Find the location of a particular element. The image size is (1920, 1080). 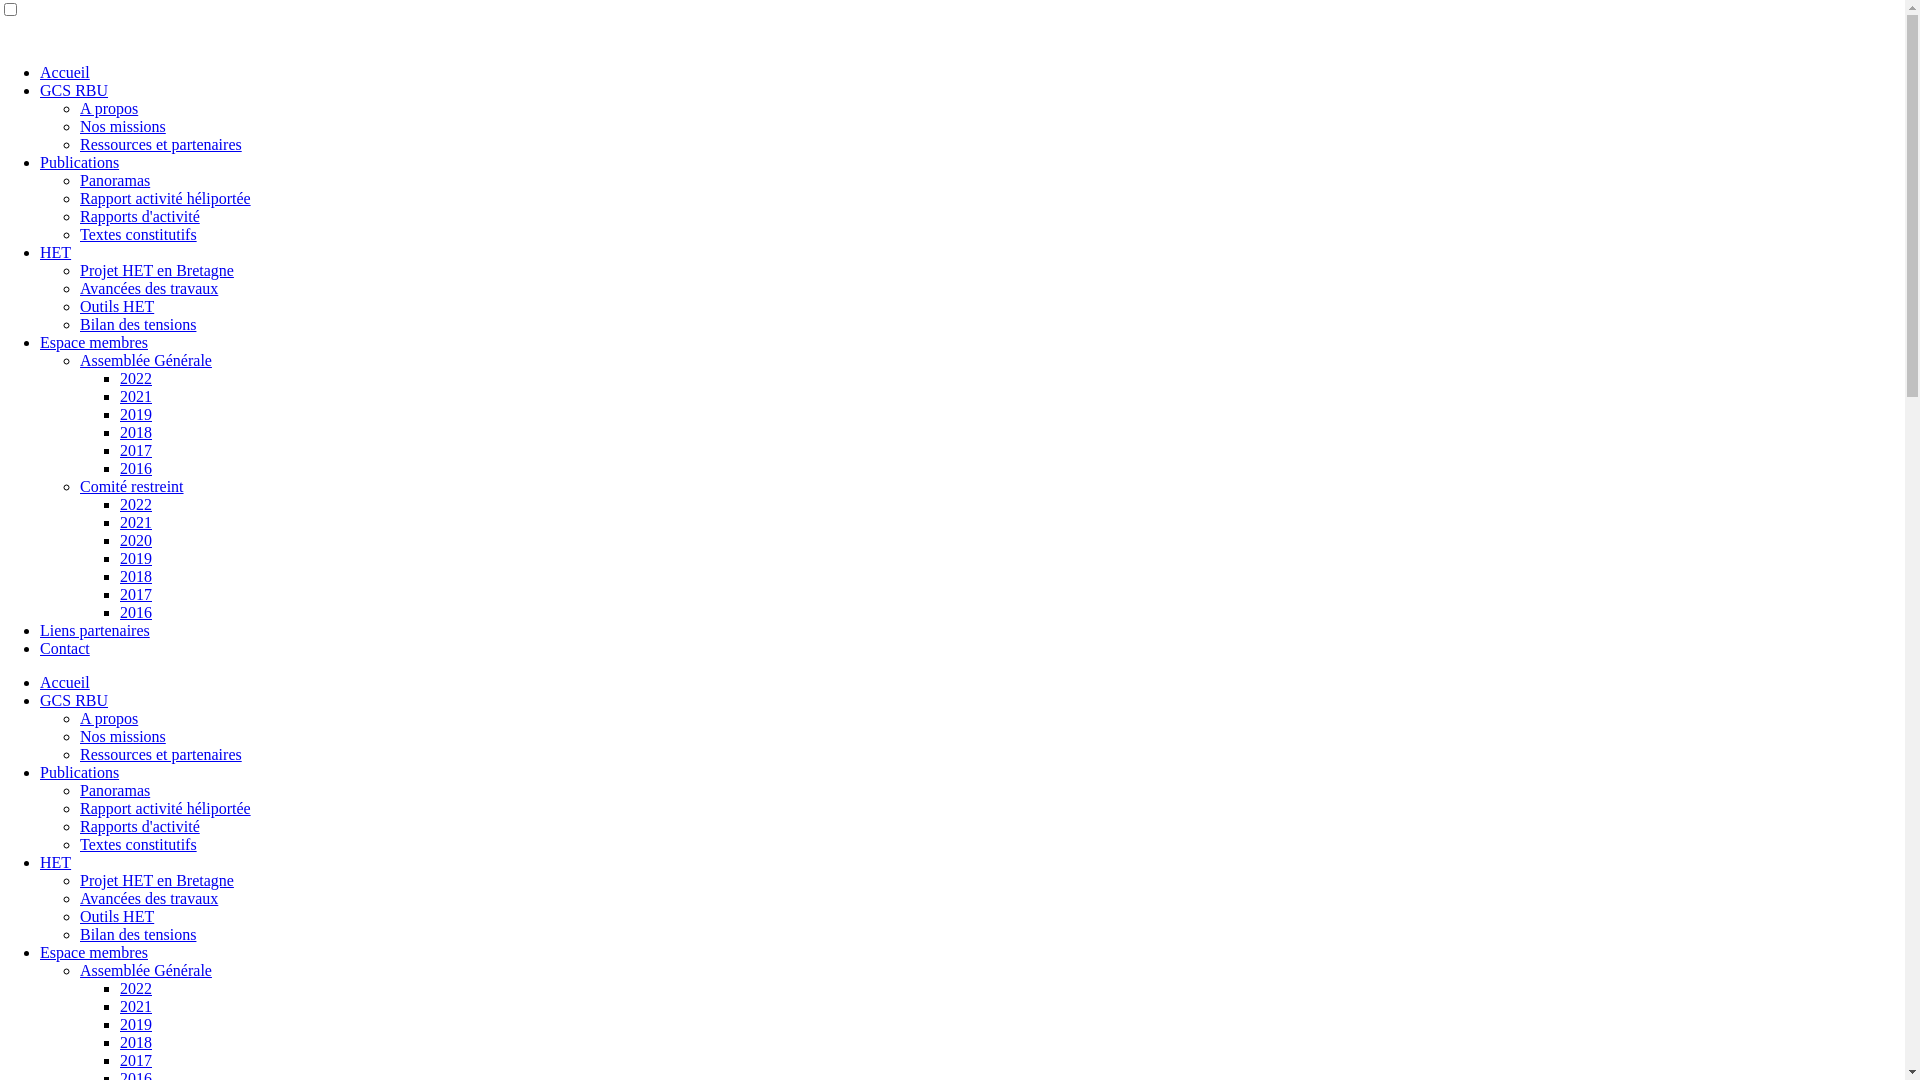

'Liens partenaires' is located at coordinates (39, 630).